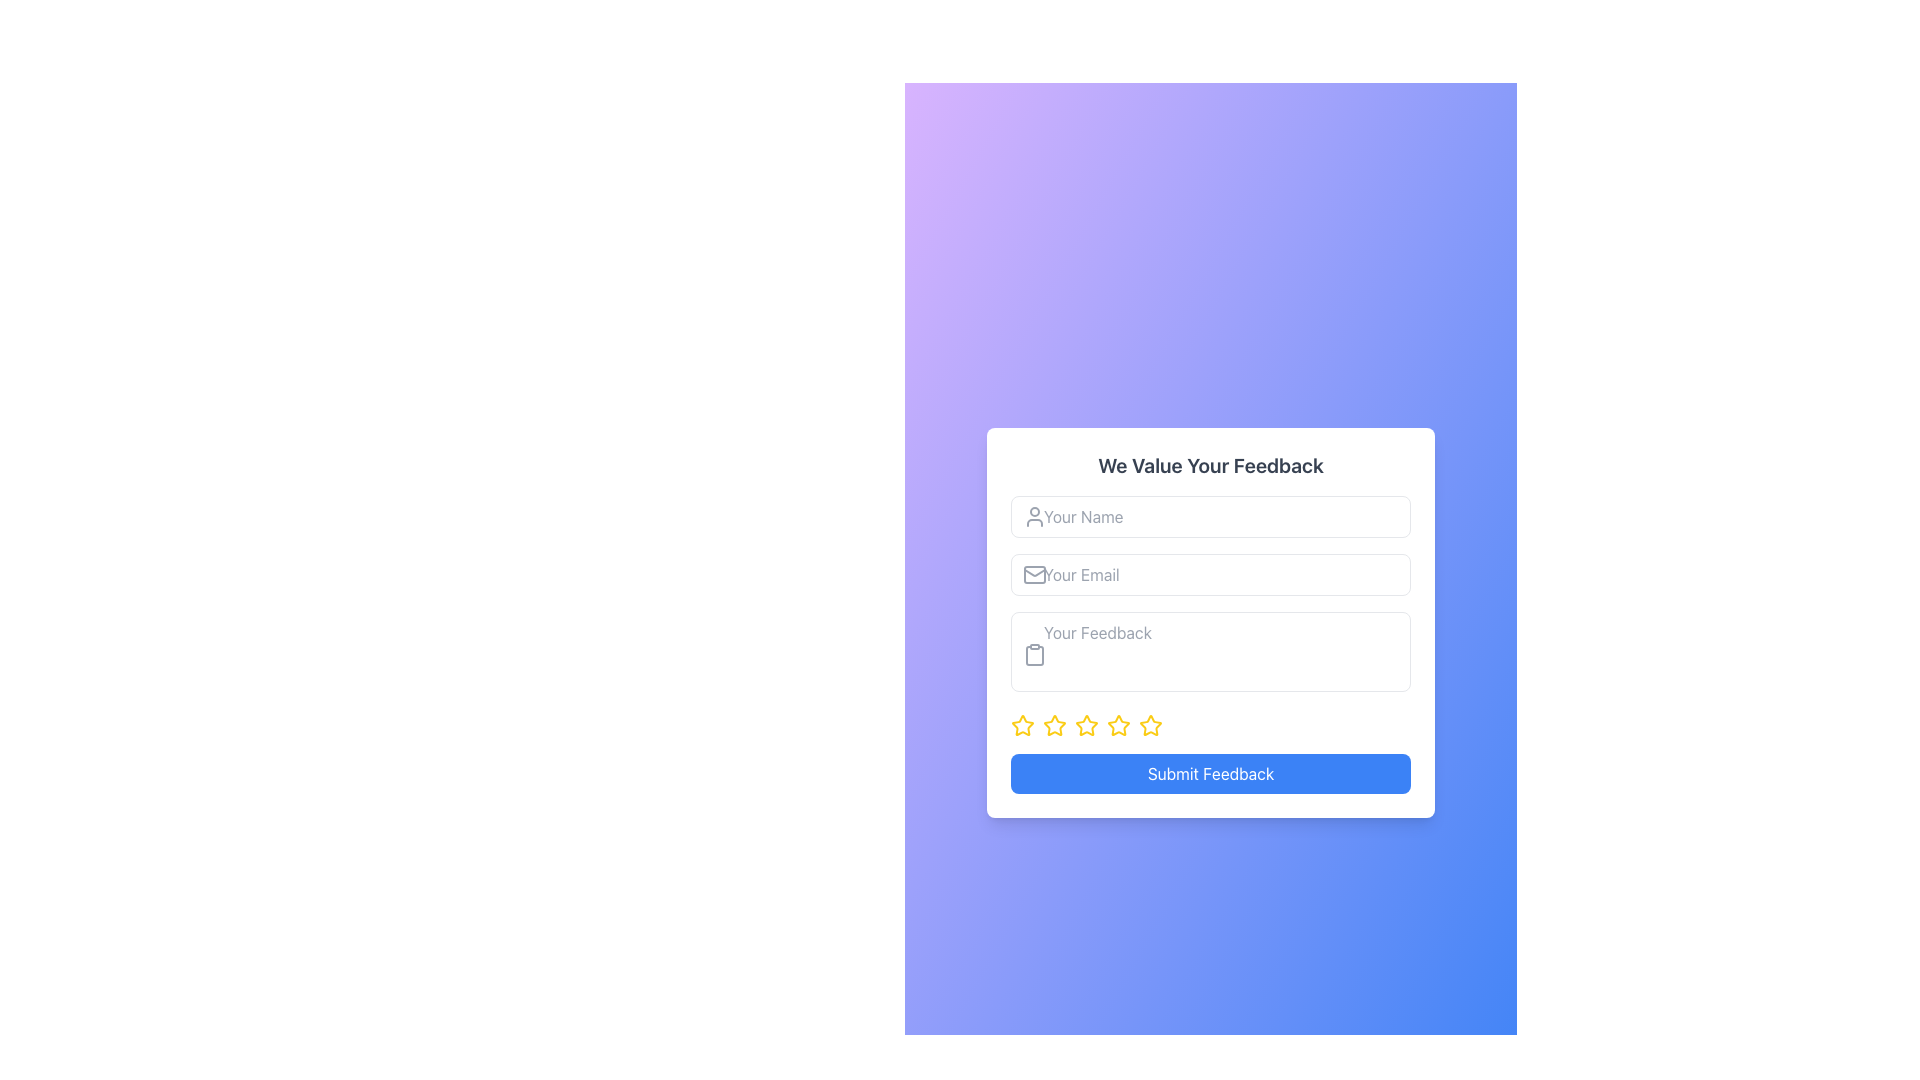  What do you see at coordinates (1035, 655) in the screenshot?
I see `the decorative icon located inside the 'Your Feedback' input field, positioned towards the left side of the field` at bounding box center [1035, 655].